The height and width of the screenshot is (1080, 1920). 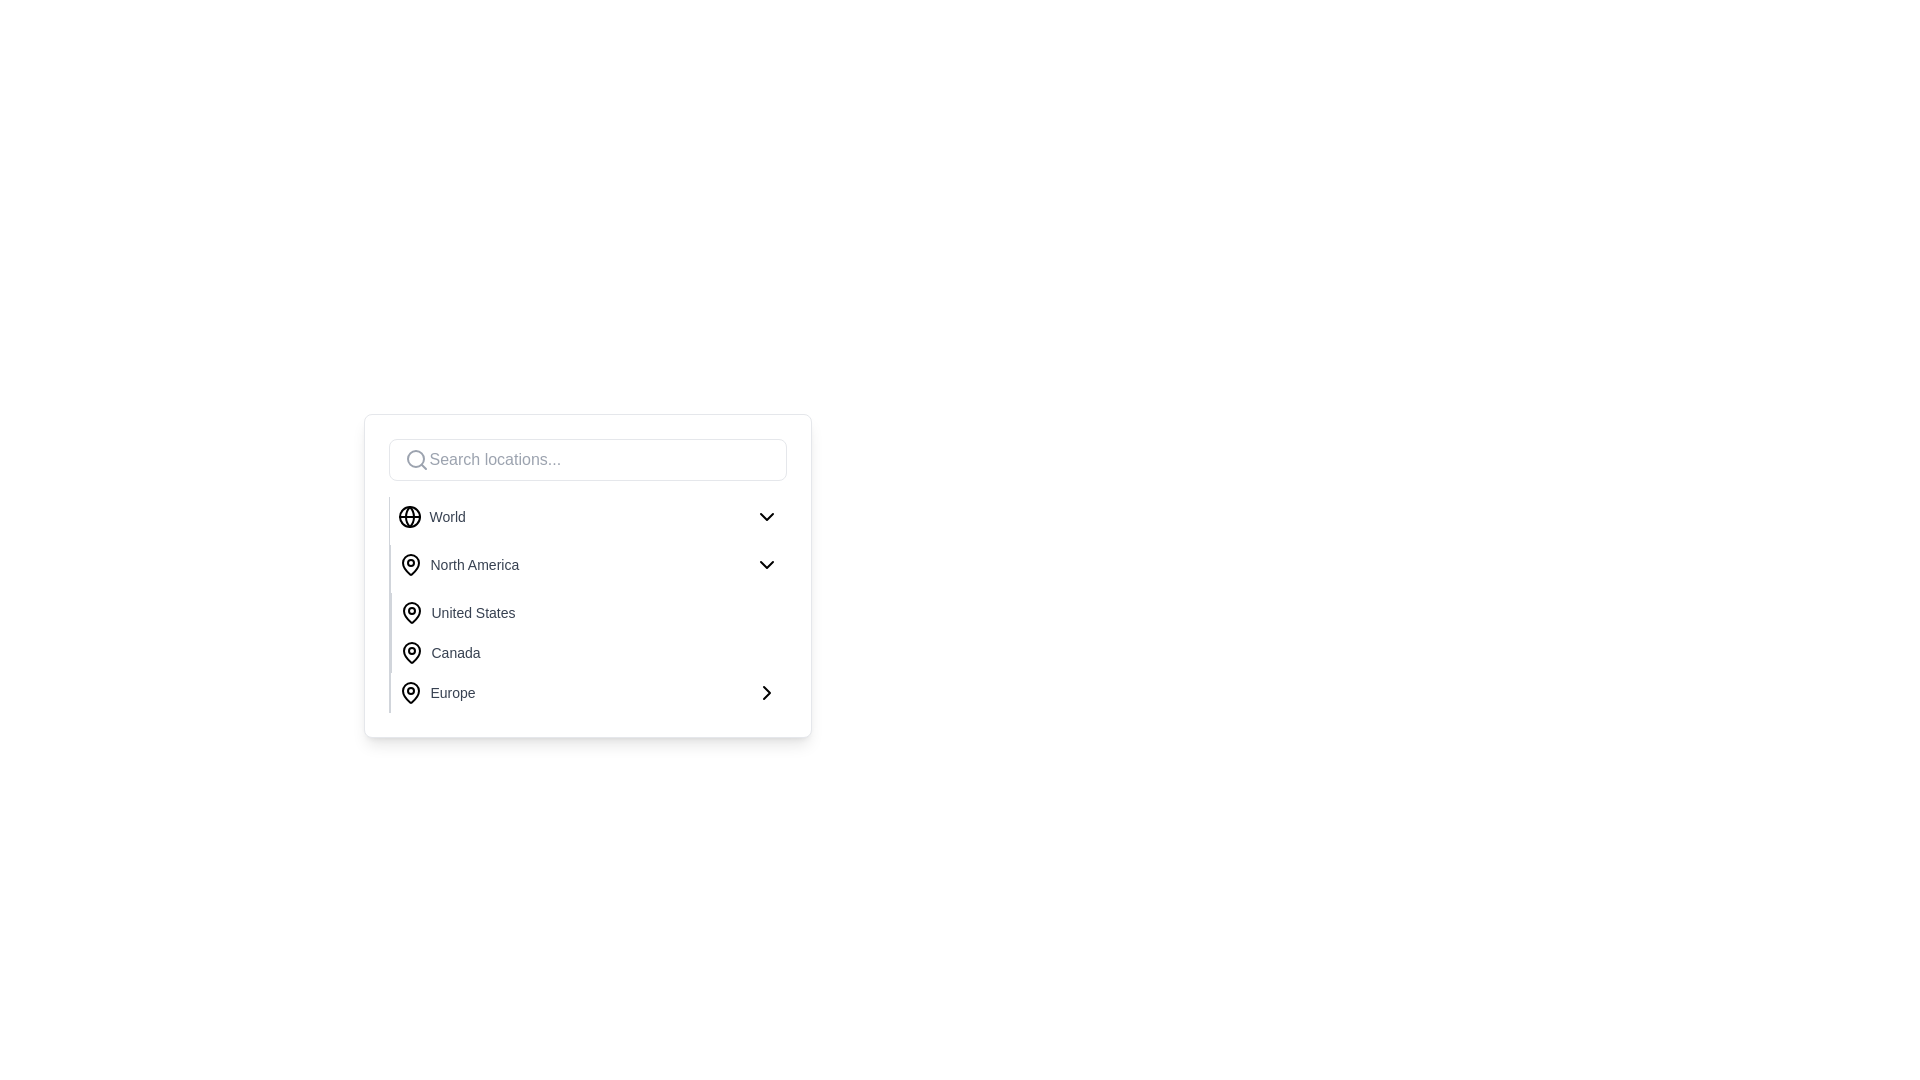 I want to click on the SVG icon styled as a map pin that signifies the 'Europe' option in the geographic menu, located in the fifth row next to the text 'Europe', so click(x=409, y=692).